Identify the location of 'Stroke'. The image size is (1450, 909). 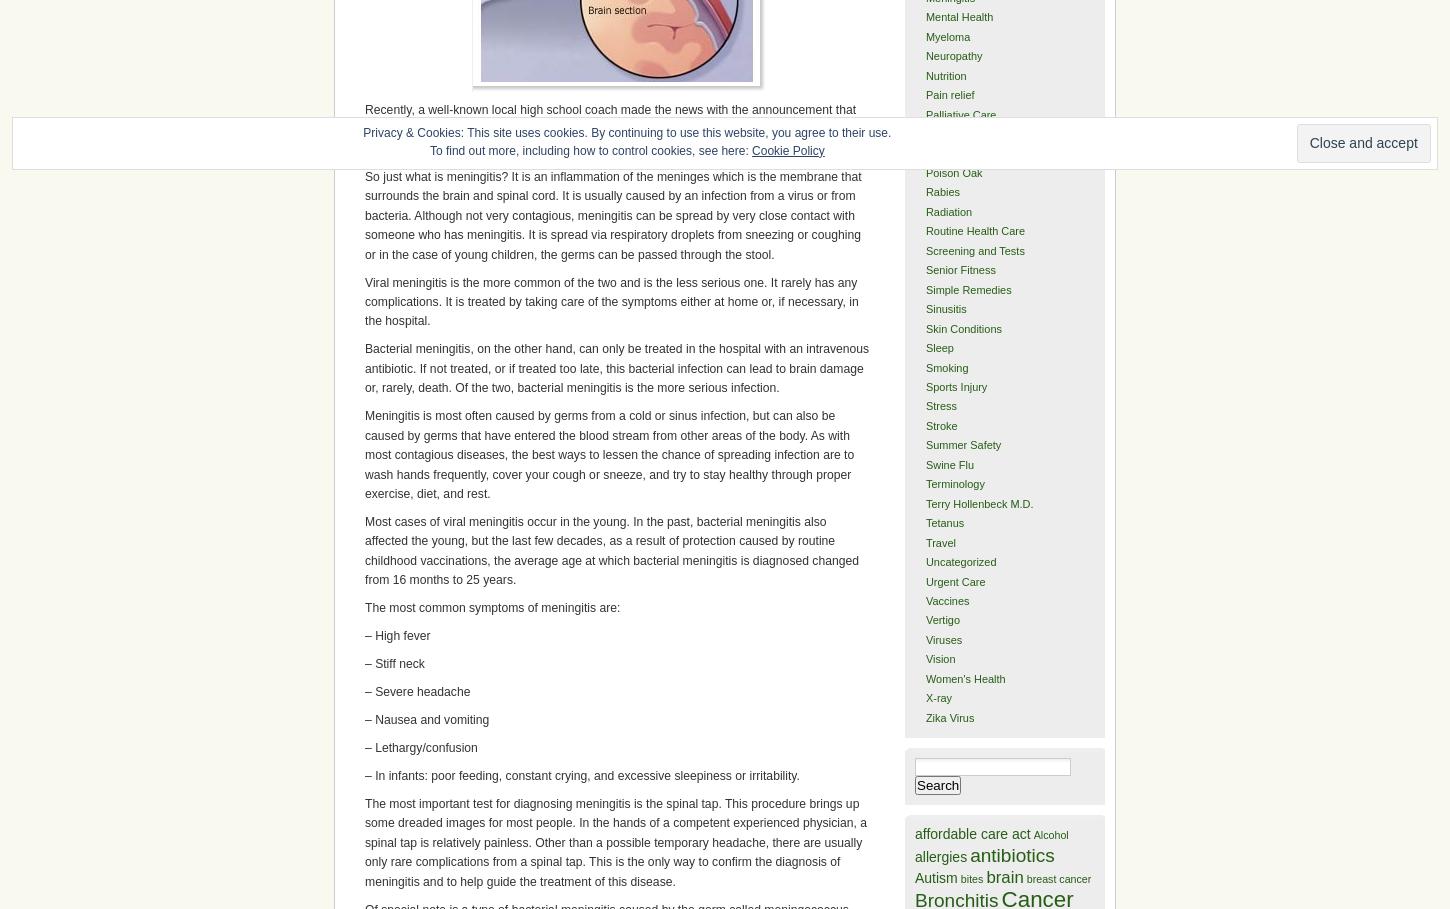
(923, 423).